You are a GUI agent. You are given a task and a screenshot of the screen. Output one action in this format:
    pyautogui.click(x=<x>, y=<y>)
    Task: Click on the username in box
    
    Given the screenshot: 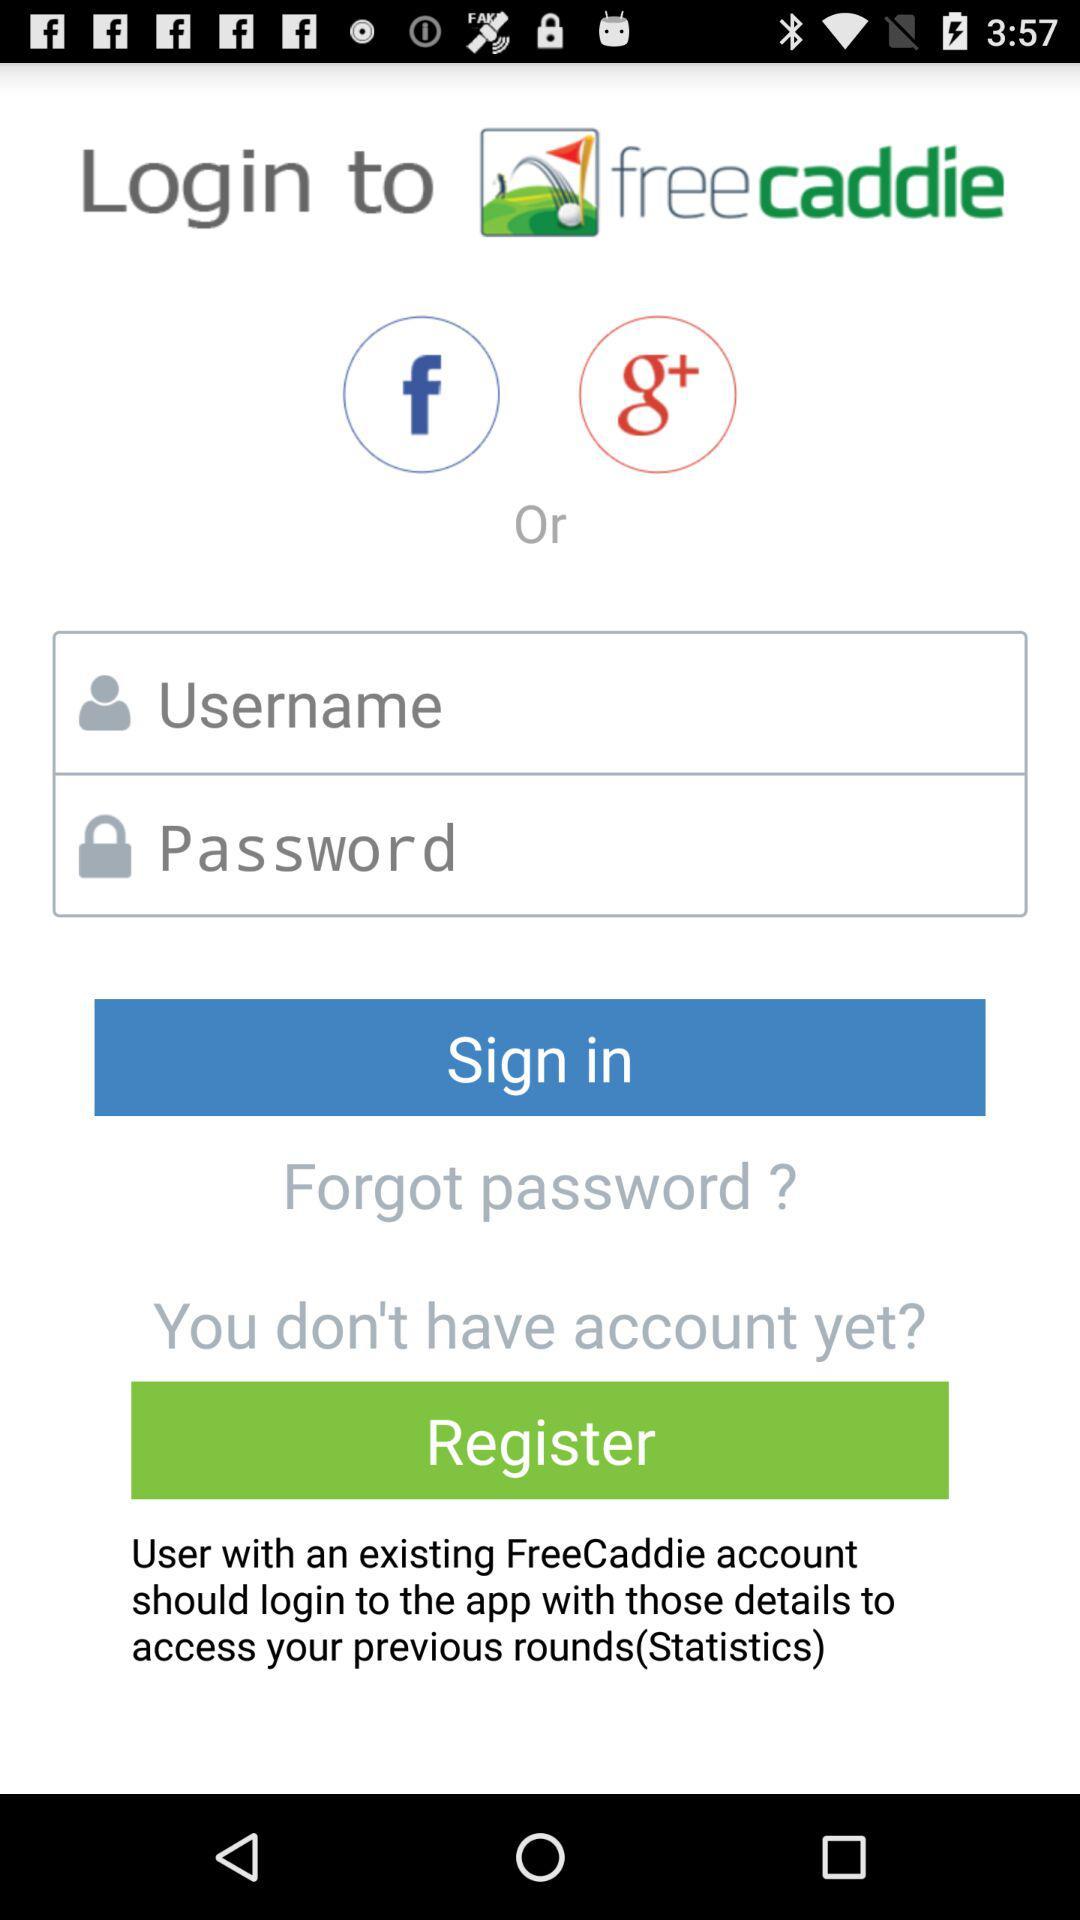 What is the action you would take?
    pyautogui.click(x=584, y=703)
    